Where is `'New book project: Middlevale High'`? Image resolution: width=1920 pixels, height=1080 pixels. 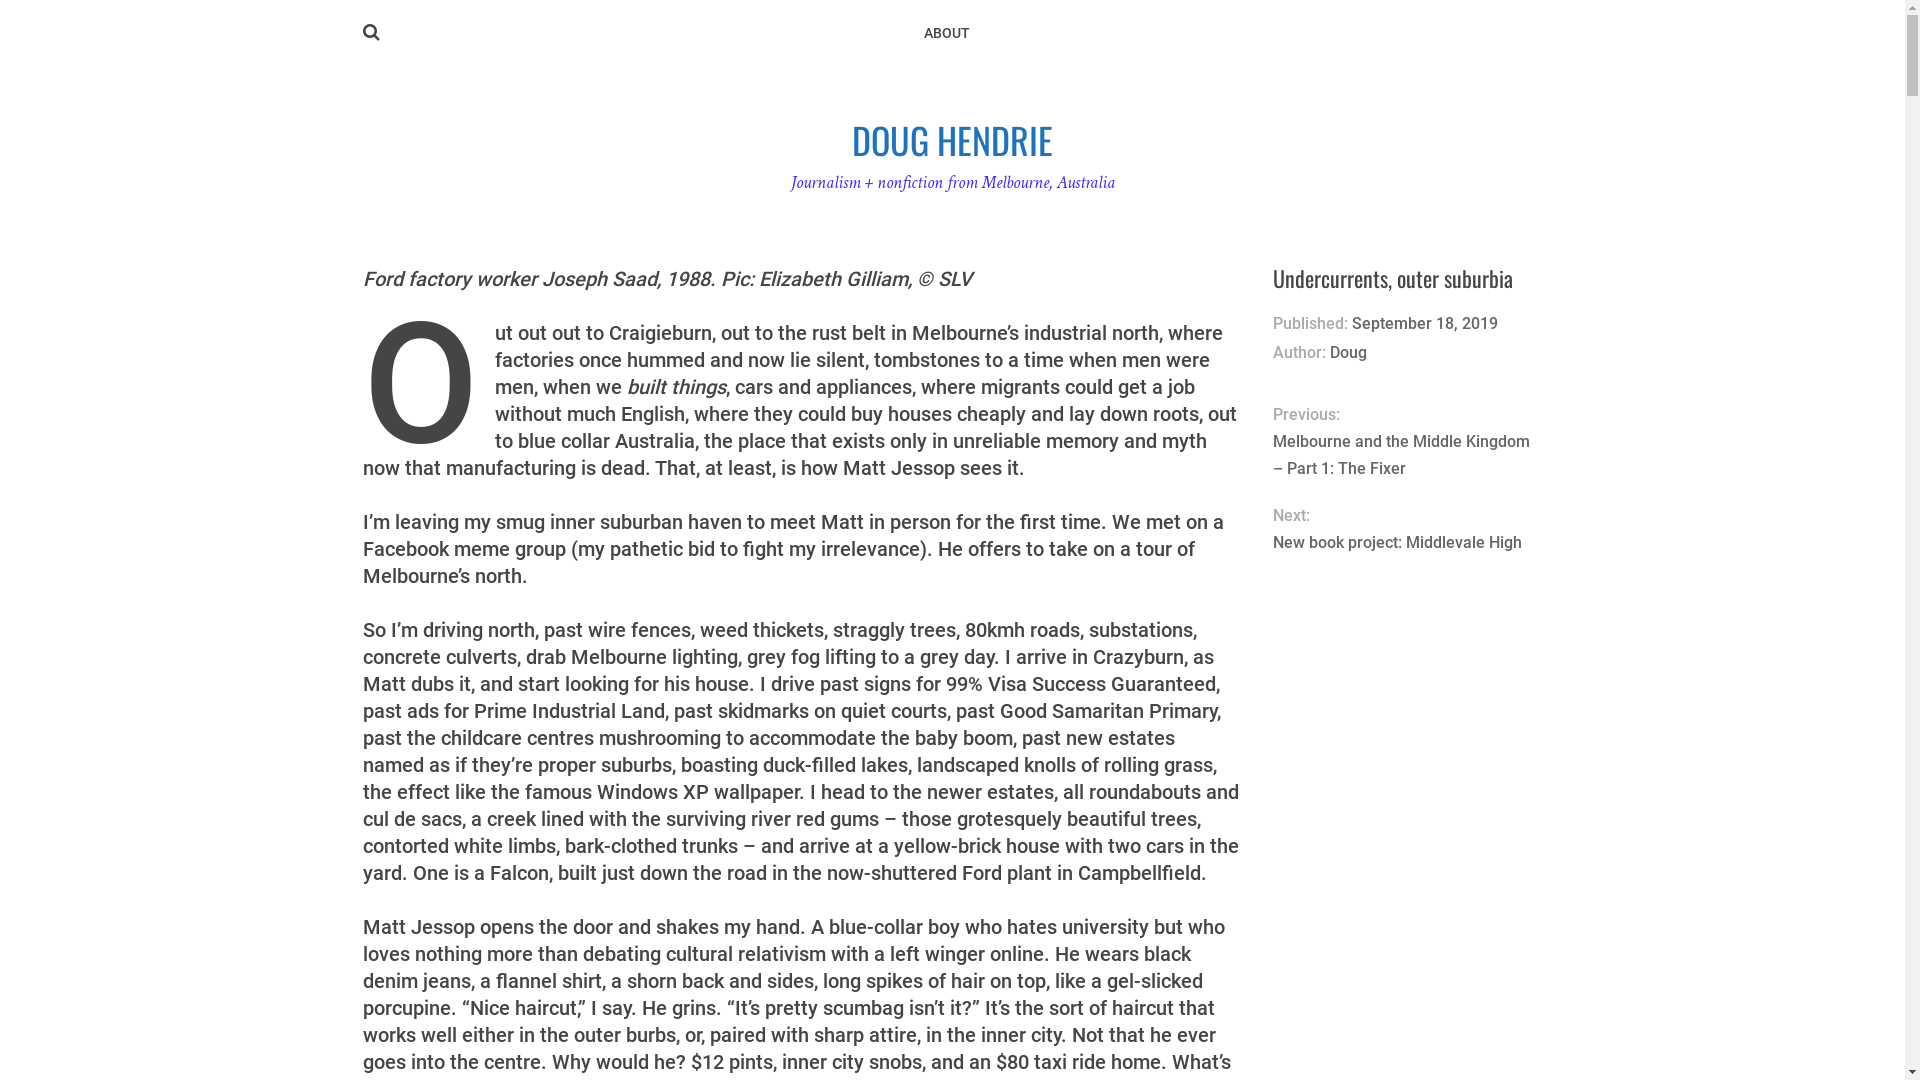 'New book project: Middlevale High' is located at coordinates (1406, 542).